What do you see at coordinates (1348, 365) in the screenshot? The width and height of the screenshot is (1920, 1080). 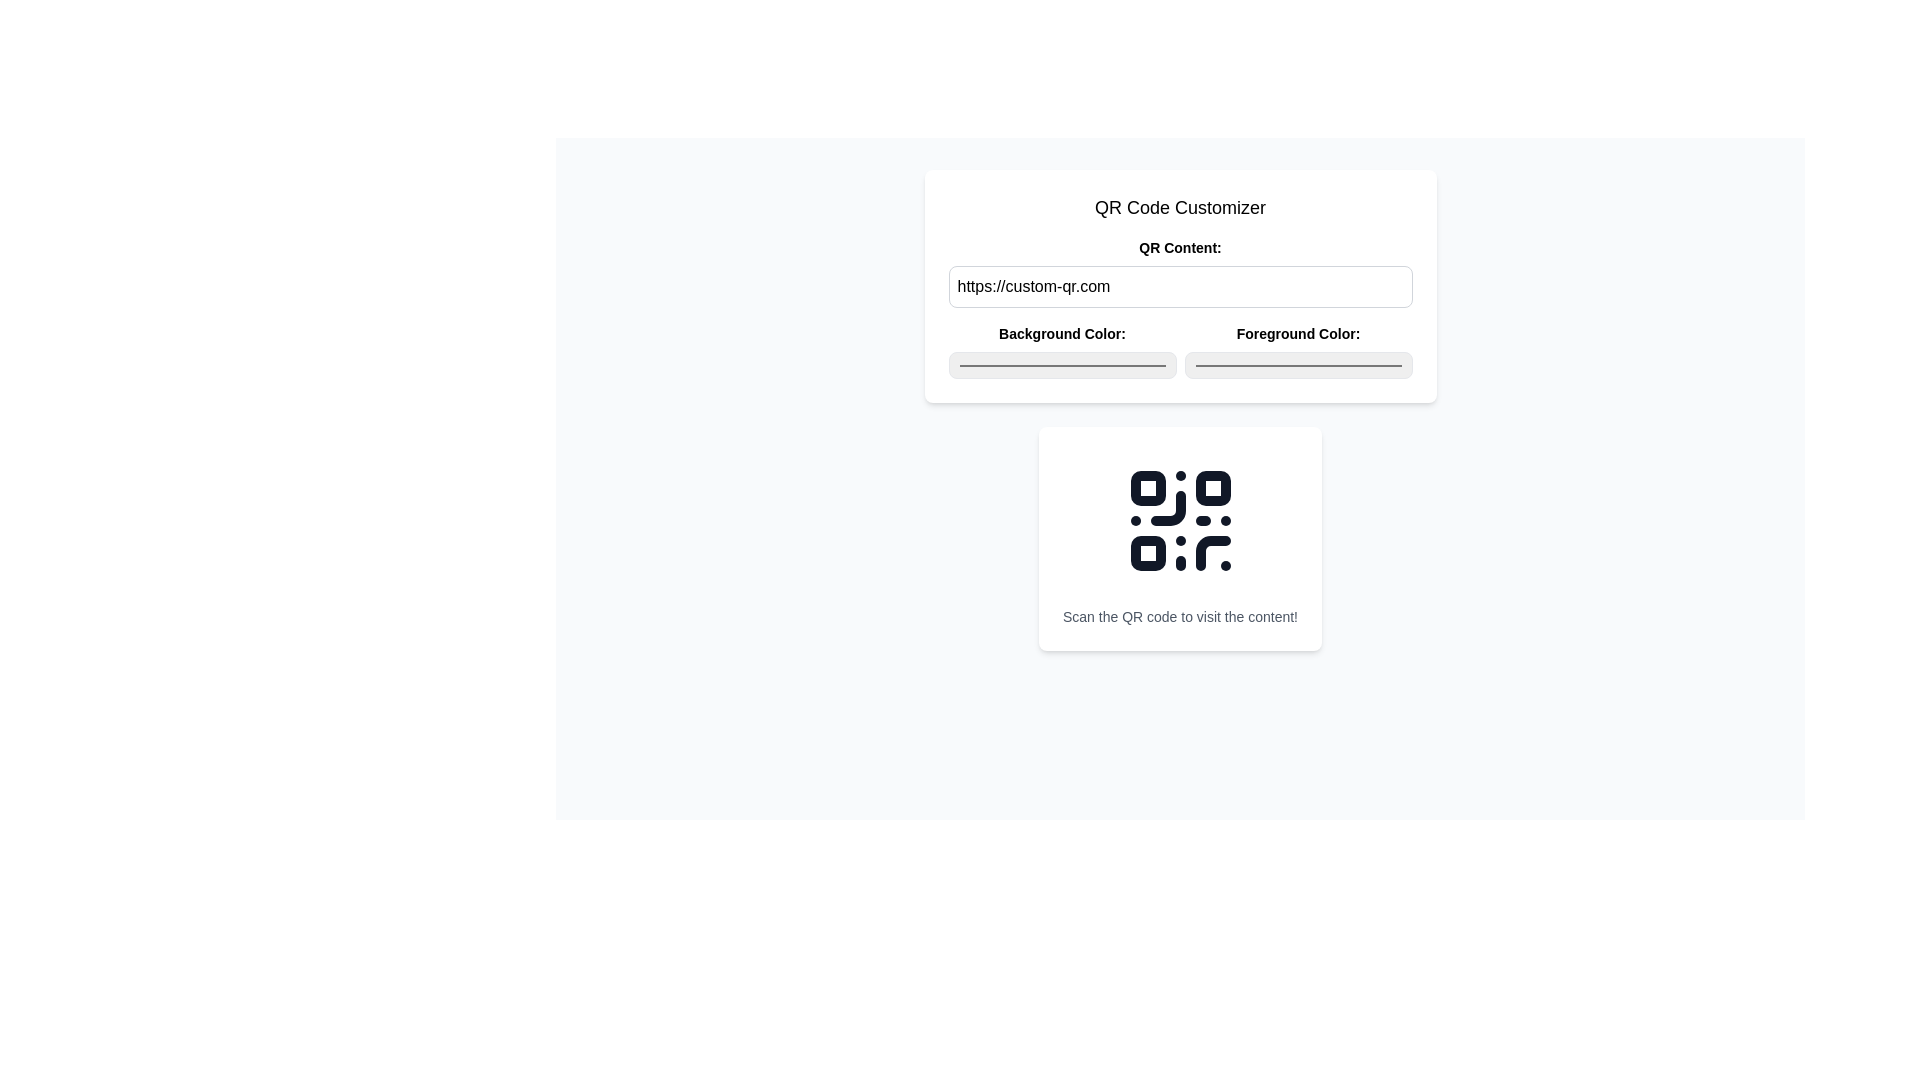 I see `the foreground color value by sliding` at bounding box center [1348, 365].